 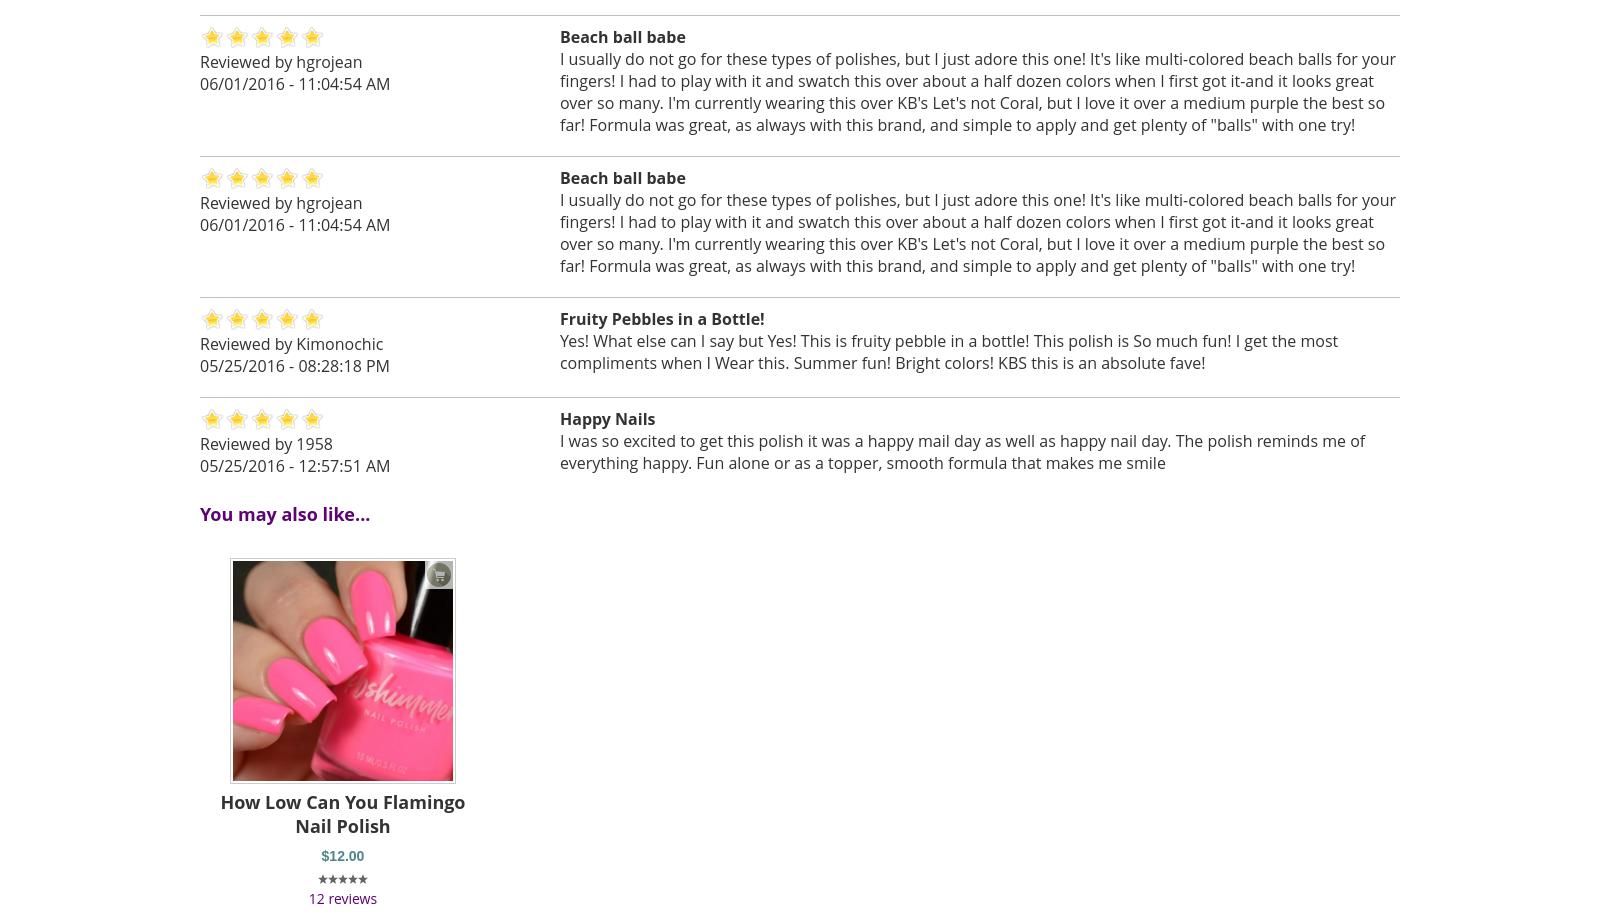 I want to click on 'Reviewed by 1958', so click(x=266, y=443).